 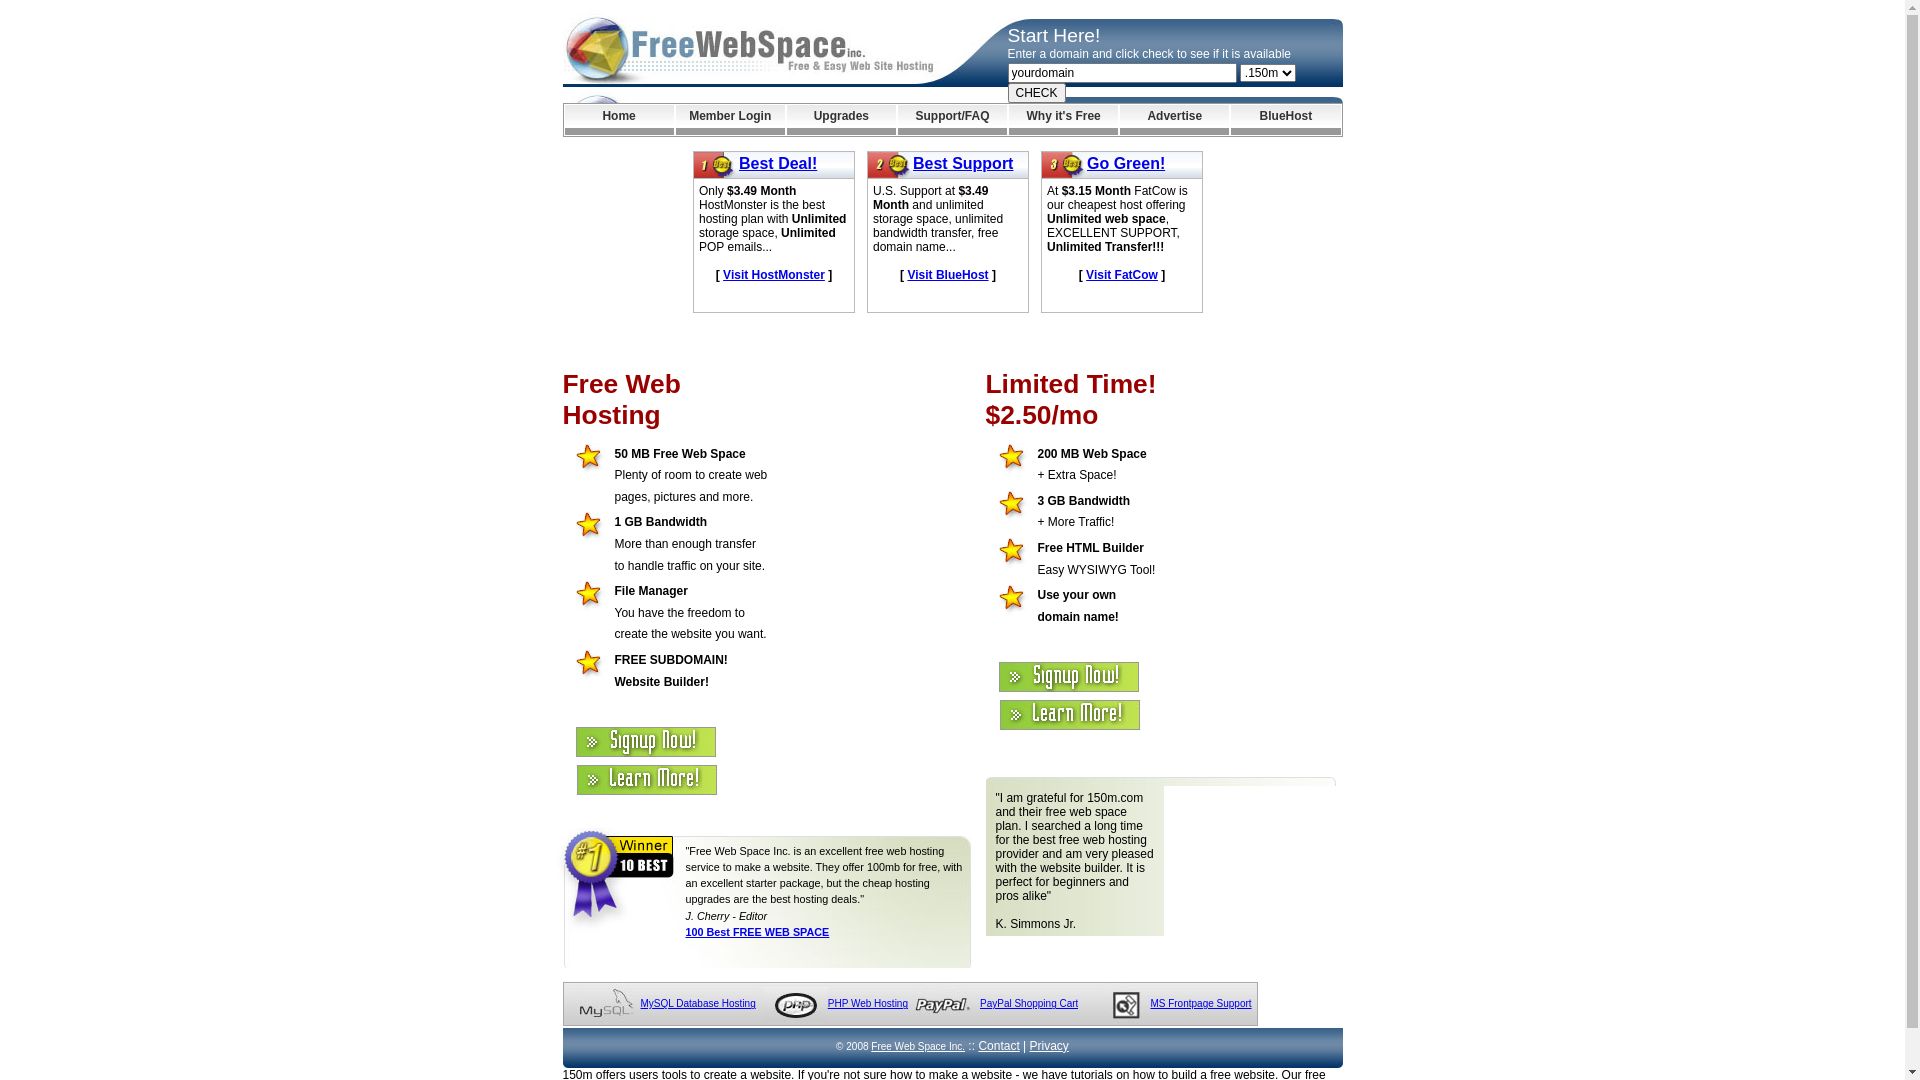 What do you see at coordinates (1062, 119) in the screenshot?
I see `'Why it's Free'` at bounding box center [1062, 119].